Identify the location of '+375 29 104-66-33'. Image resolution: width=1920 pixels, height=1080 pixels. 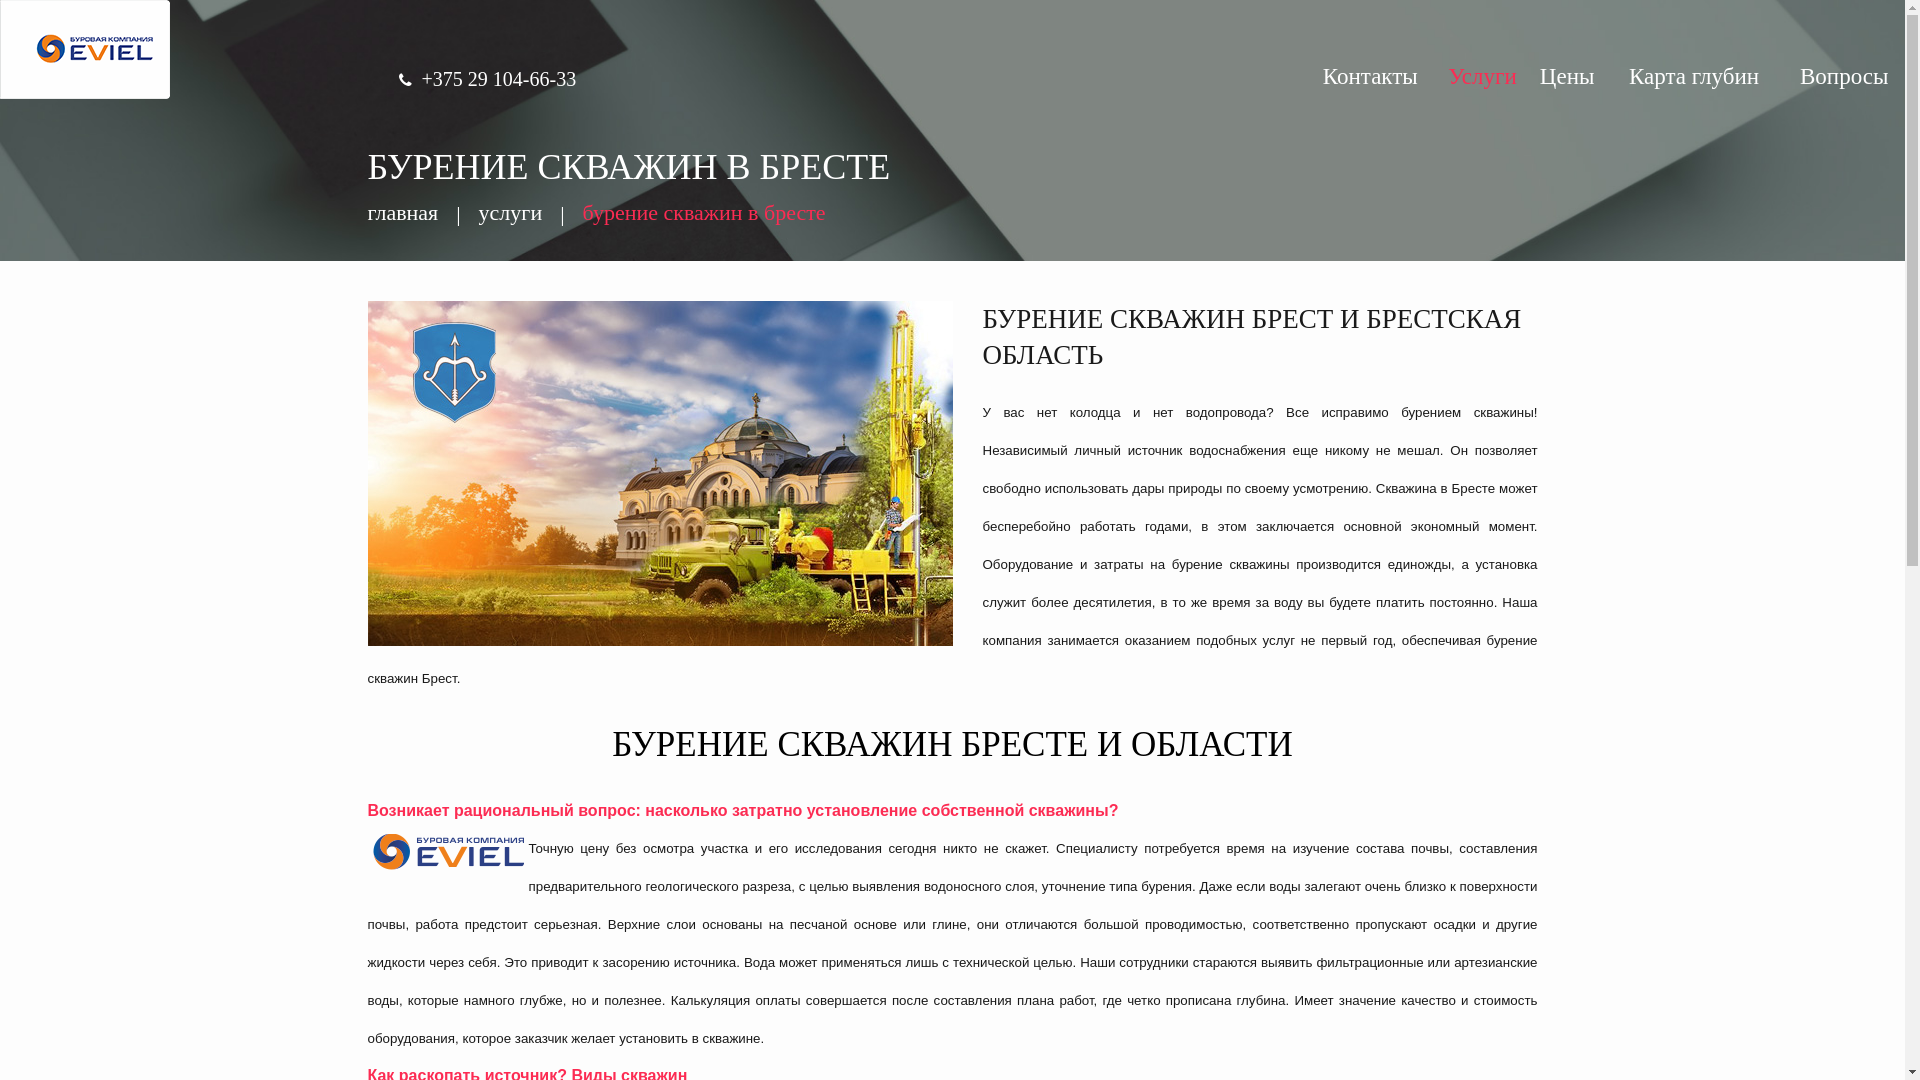
(499, 77).